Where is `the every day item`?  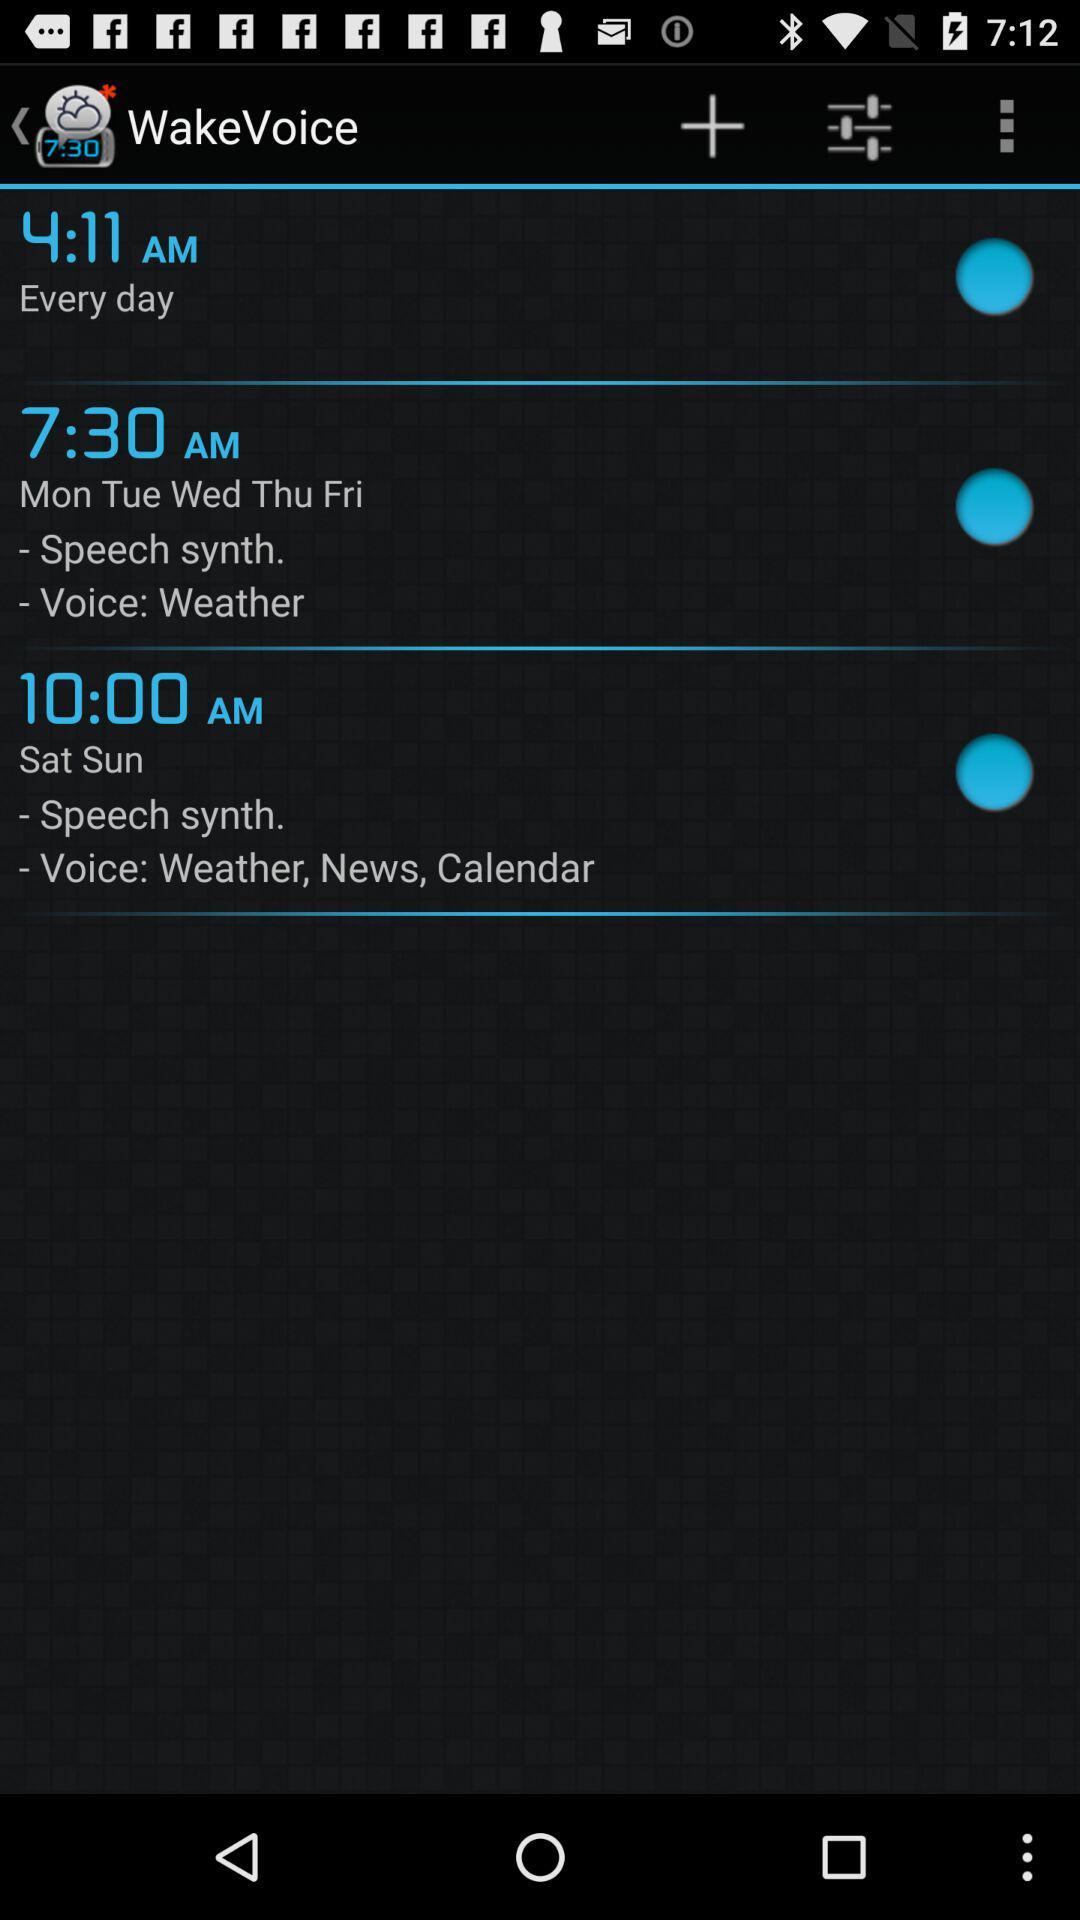 the every day item is located at coordinates (453, 300).